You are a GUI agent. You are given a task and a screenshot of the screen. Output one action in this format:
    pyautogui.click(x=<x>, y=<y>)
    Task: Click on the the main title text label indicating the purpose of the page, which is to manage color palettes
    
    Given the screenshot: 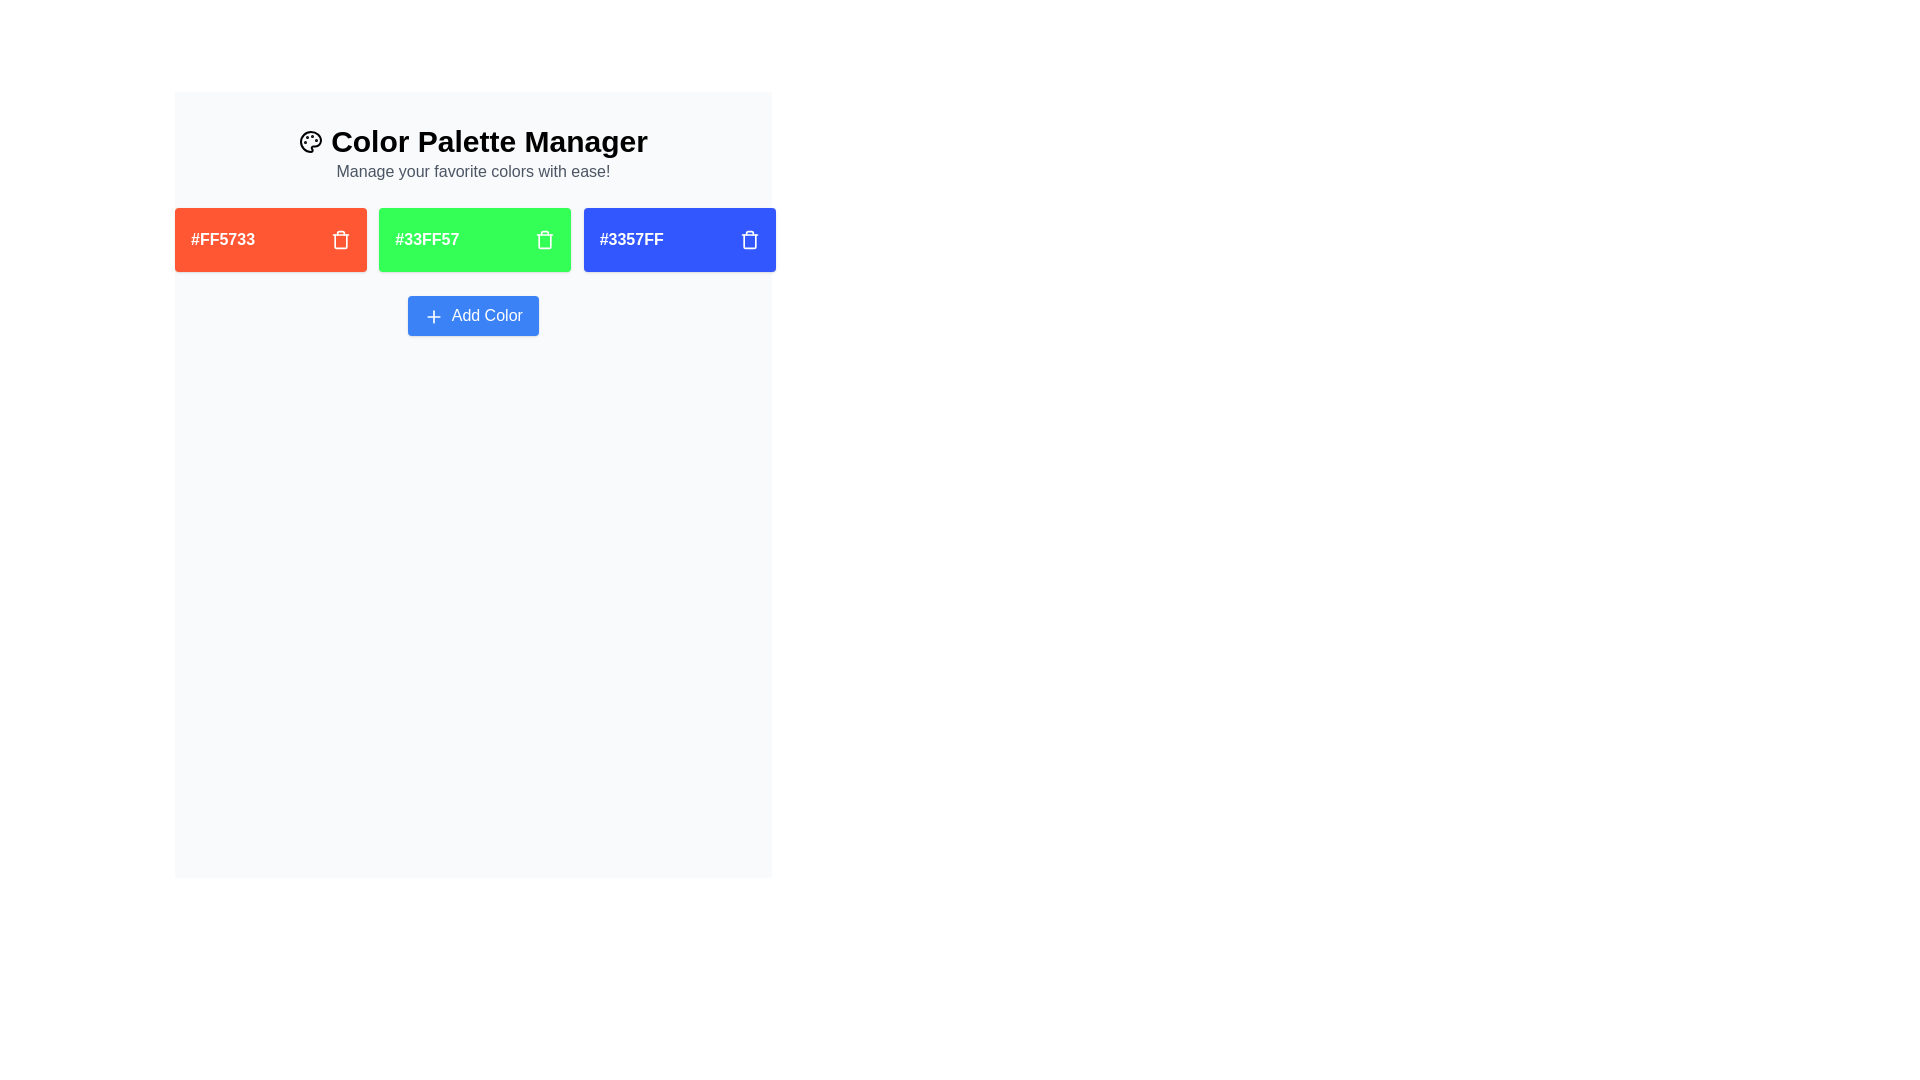 What is the action you would take?
    pyautogui.click(x=472, y=141)
    